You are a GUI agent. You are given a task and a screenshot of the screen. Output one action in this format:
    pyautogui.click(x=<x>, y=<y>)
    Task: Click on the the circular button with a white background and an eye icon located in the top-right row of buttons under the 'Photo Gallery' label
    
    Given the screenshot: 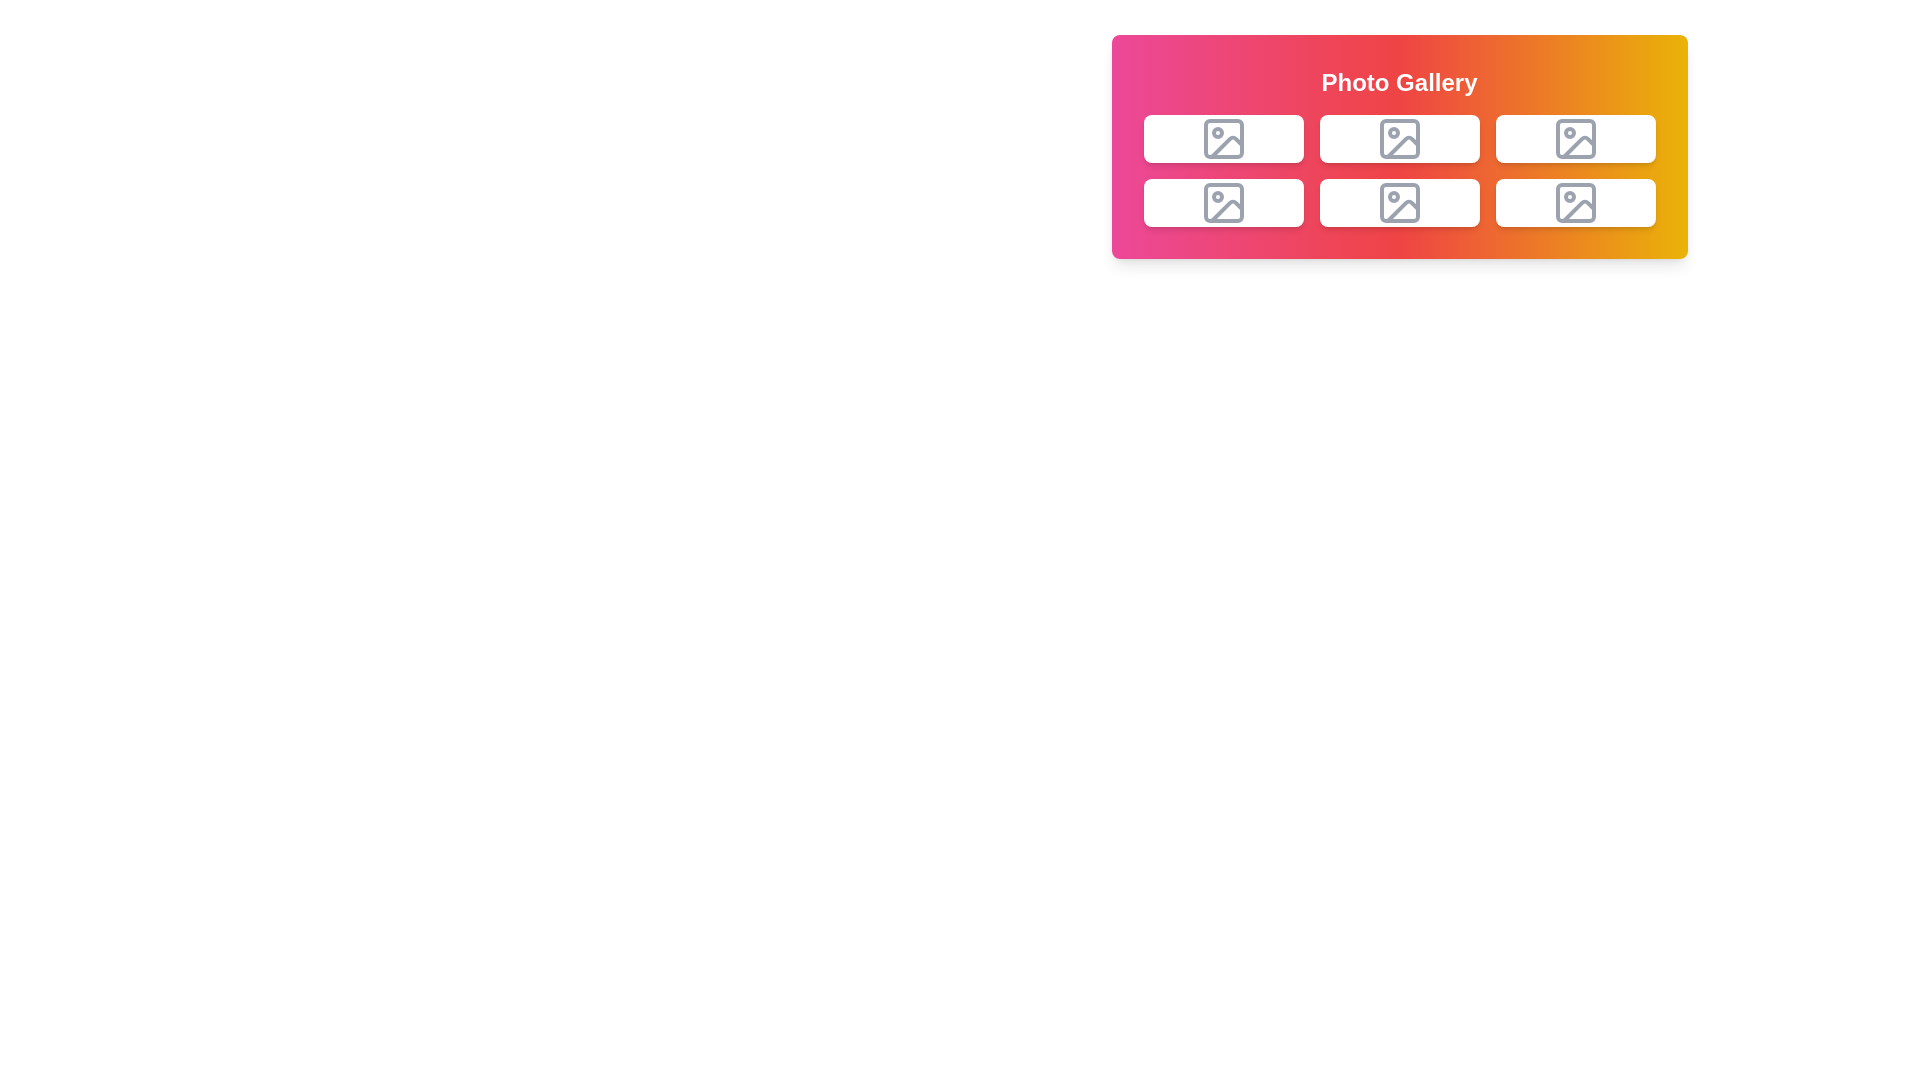 What is the action you would take?
    pyautogui.click(x=1372, y=137)
    